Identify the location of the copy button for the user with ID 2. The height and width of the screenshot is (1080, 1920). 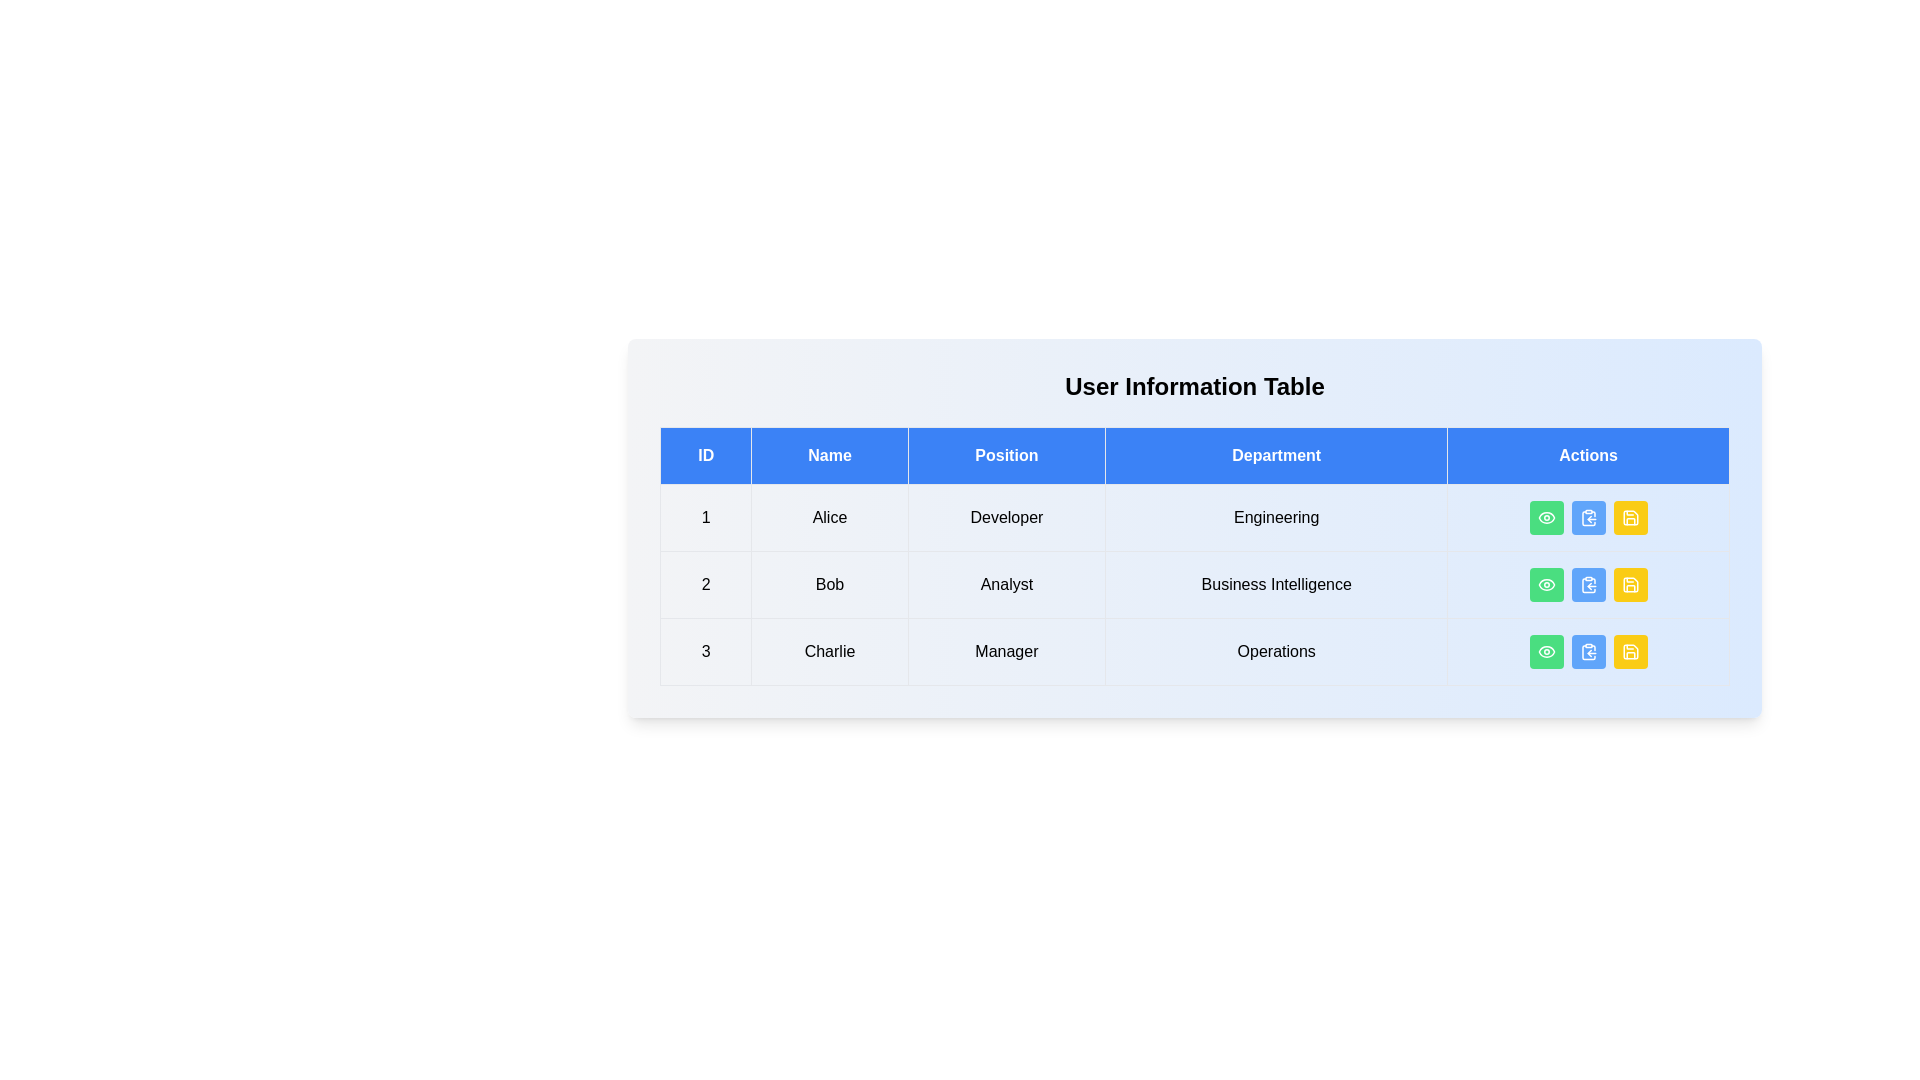
(1587, 585).